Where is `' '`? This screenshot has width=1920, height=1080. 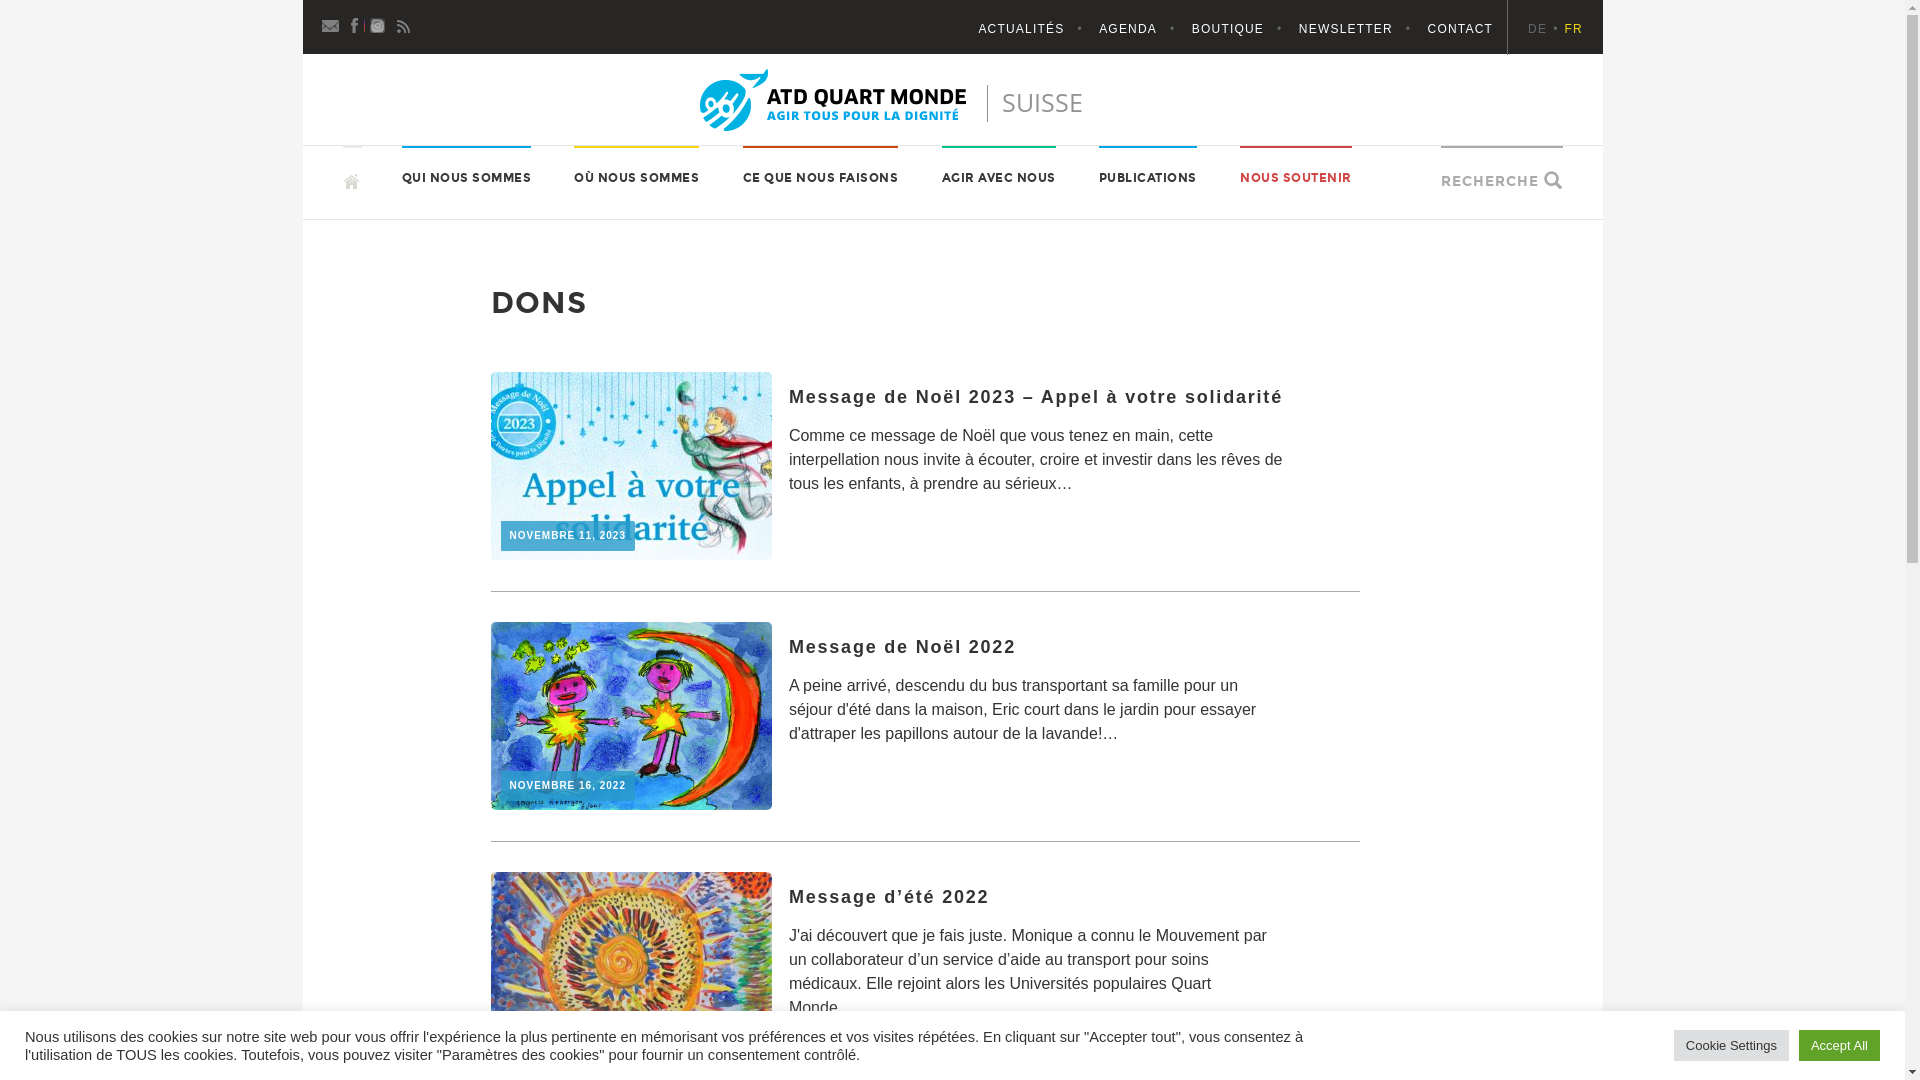
' ' is located at coordinates (351, 170).